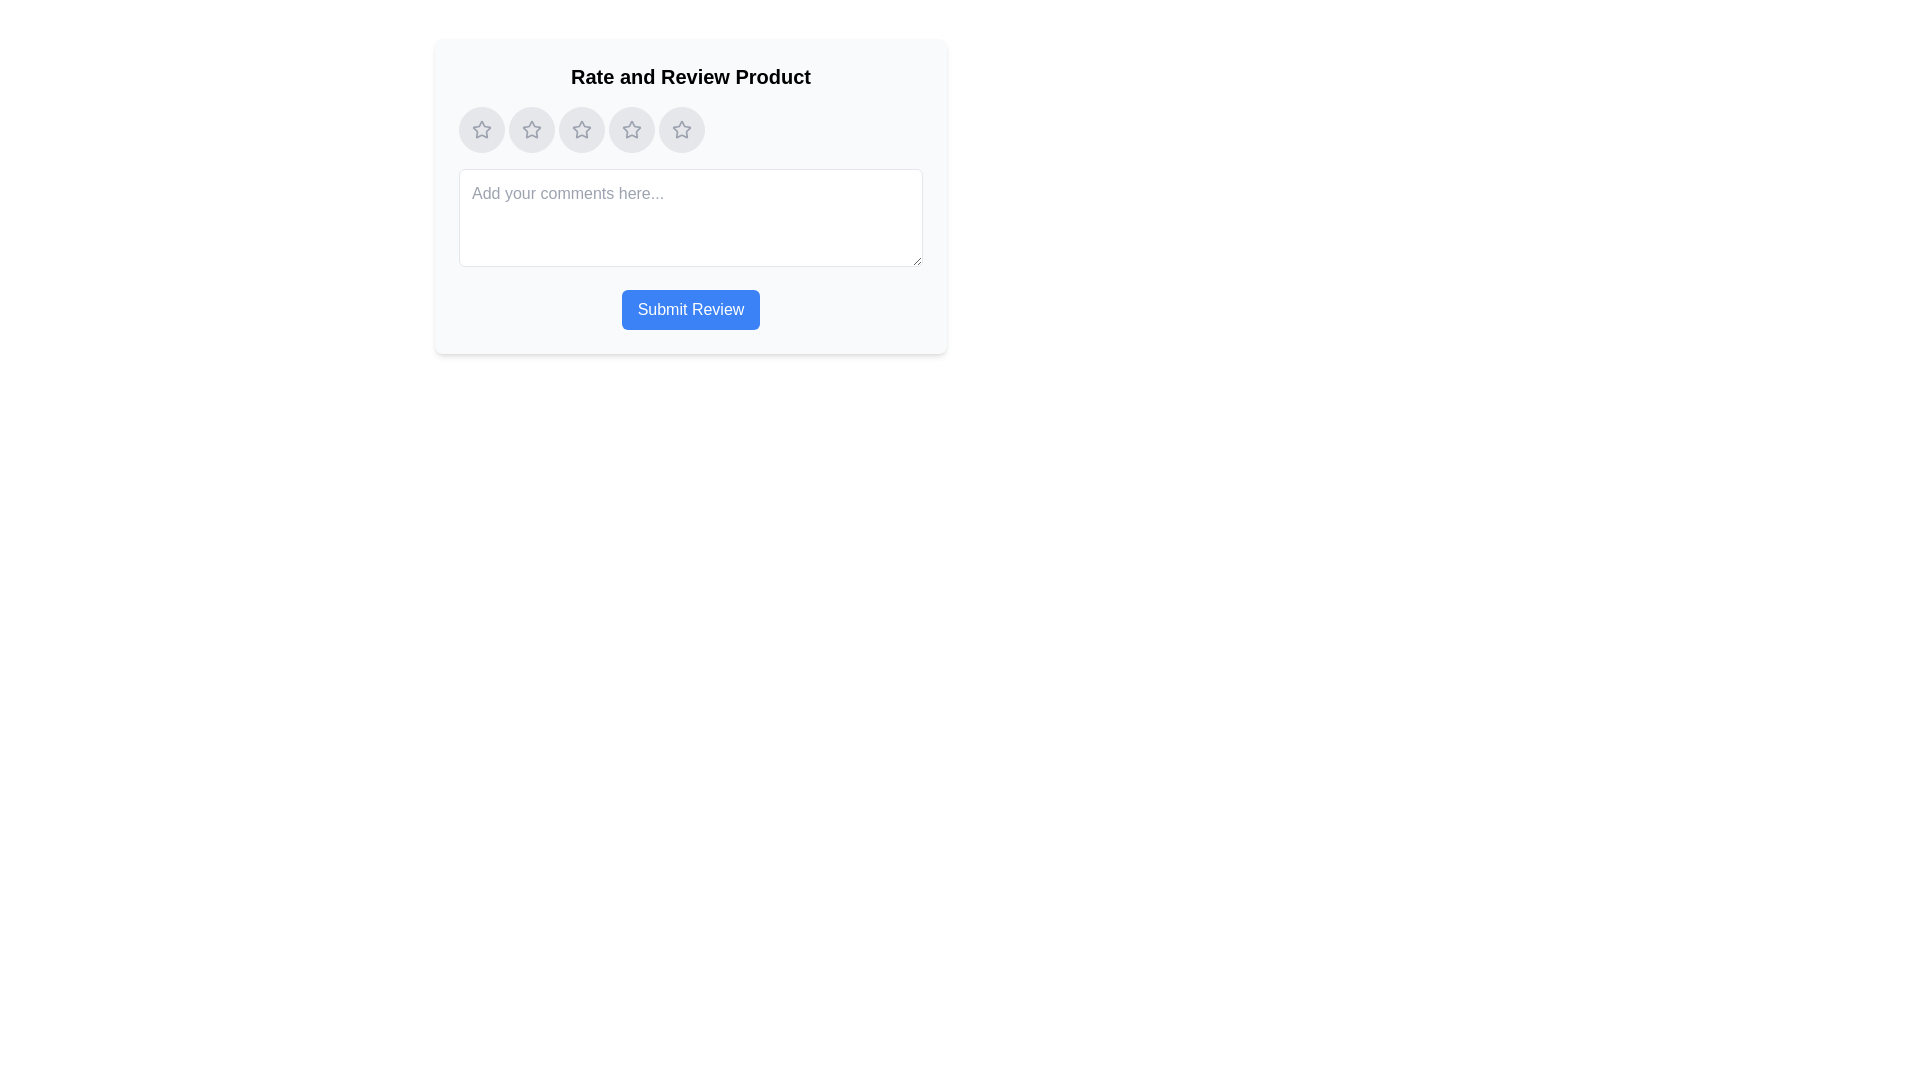  Describe the element at coordinates (691, 309) in the screenshot. I see `the 'Submit Review' button with a vibrant blue background and white text` at that location.